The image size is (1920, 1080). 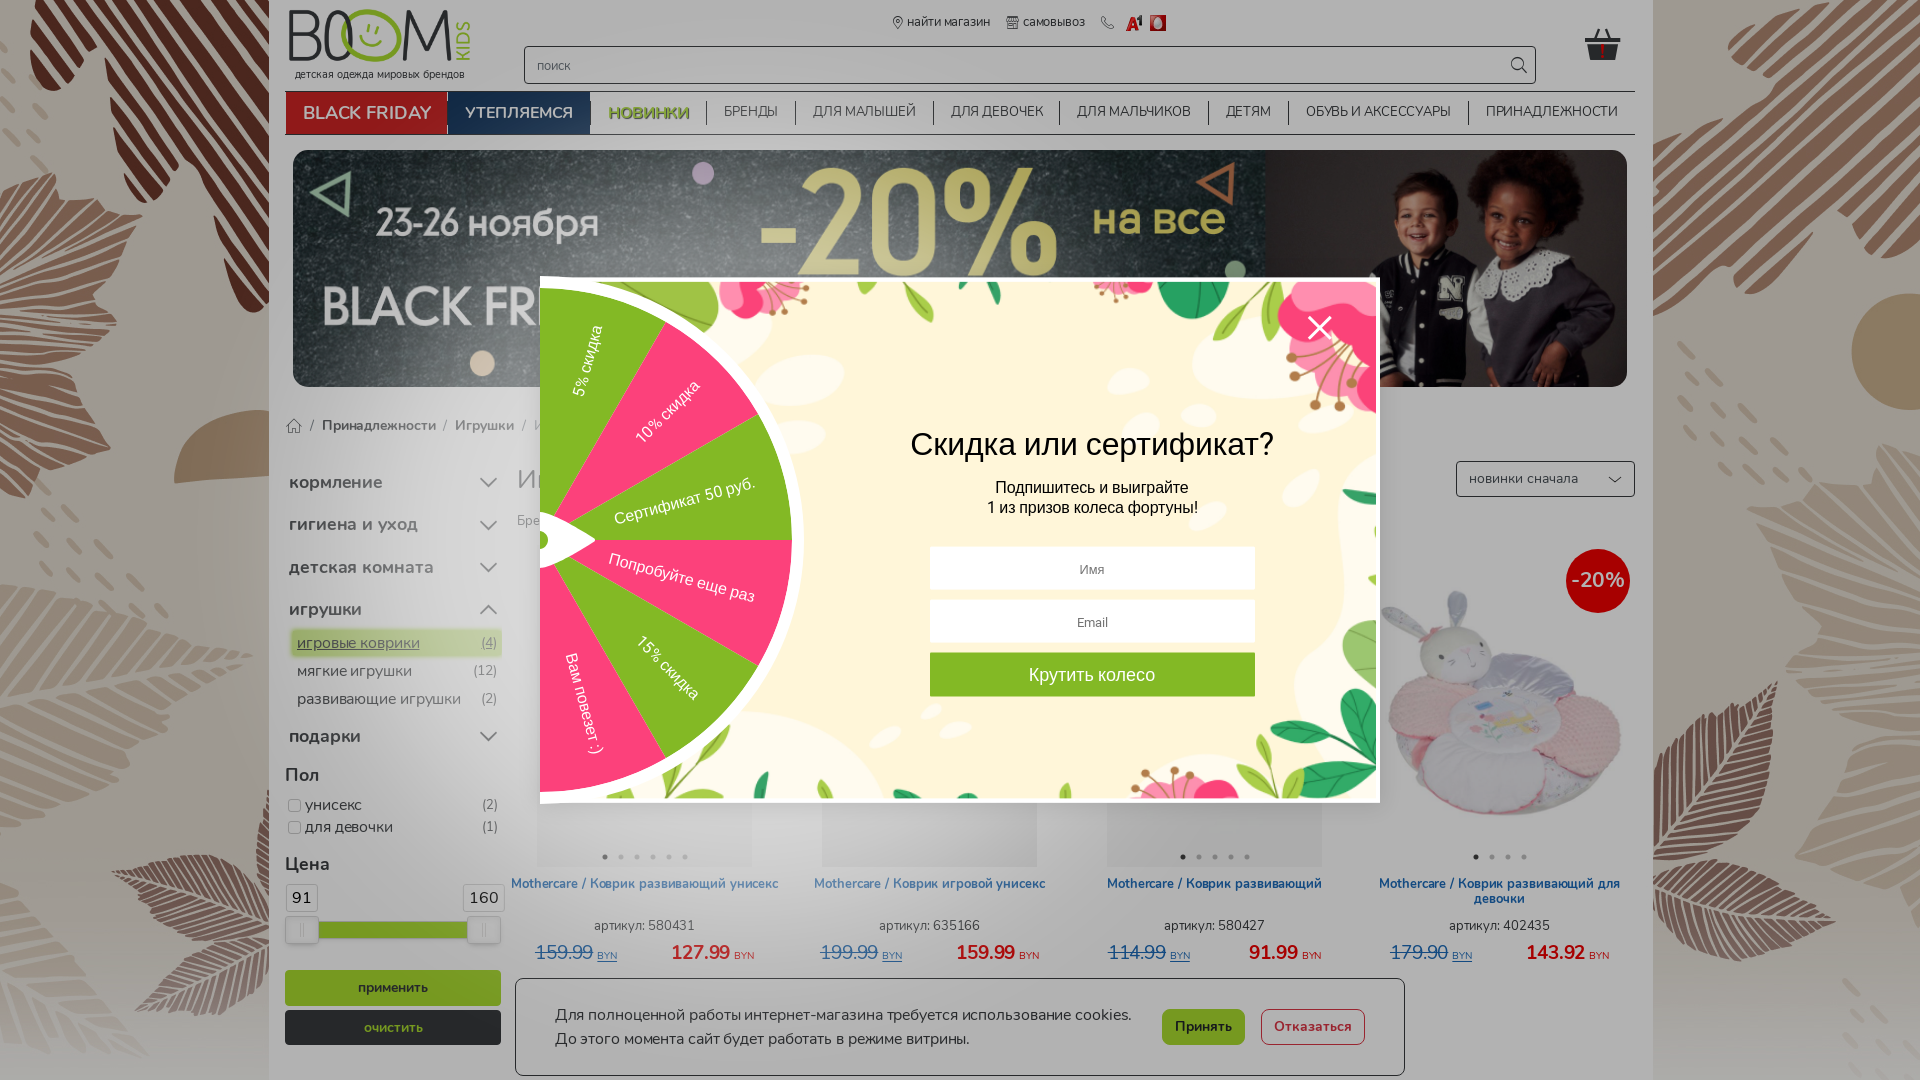 I want to click on '5', so click(x=667, y=855).